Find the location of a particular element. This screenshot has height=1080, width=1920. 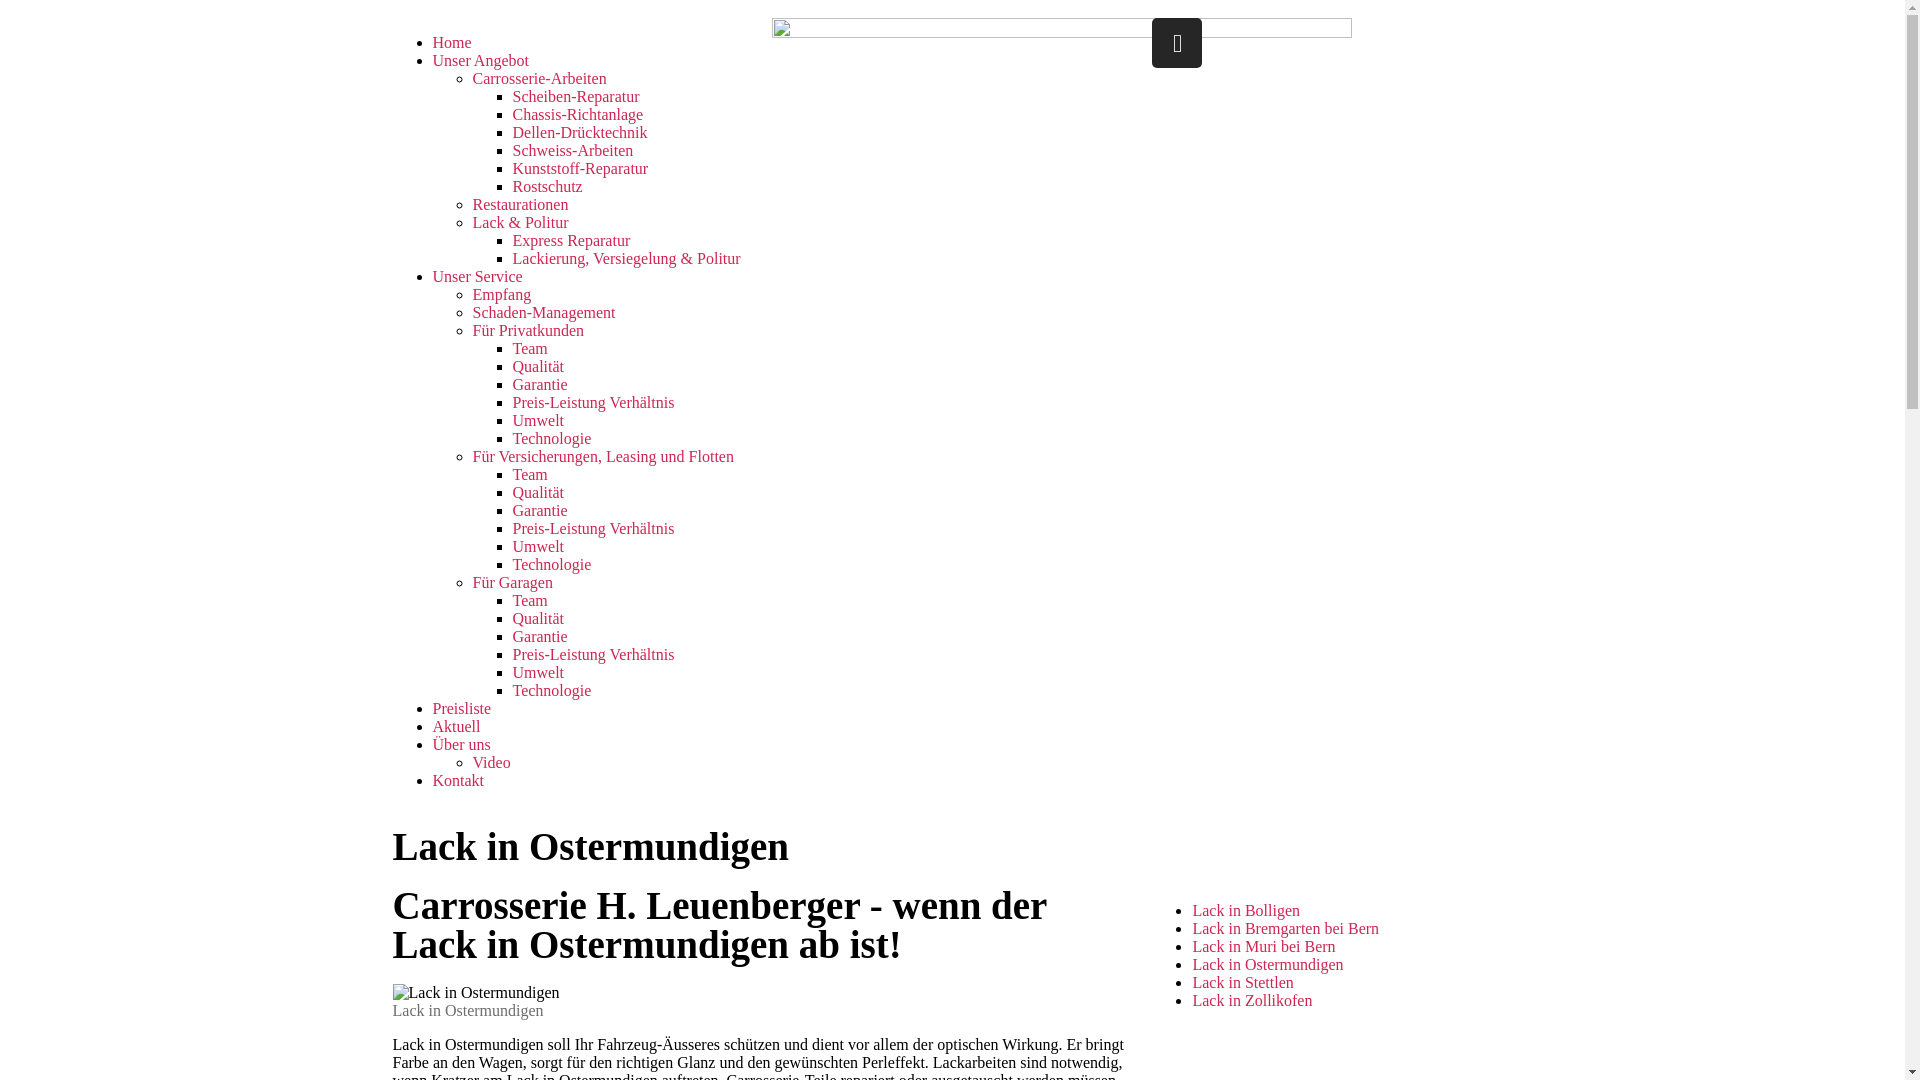

'Lack in Bolligen' is located at coordinates (1191, 910).